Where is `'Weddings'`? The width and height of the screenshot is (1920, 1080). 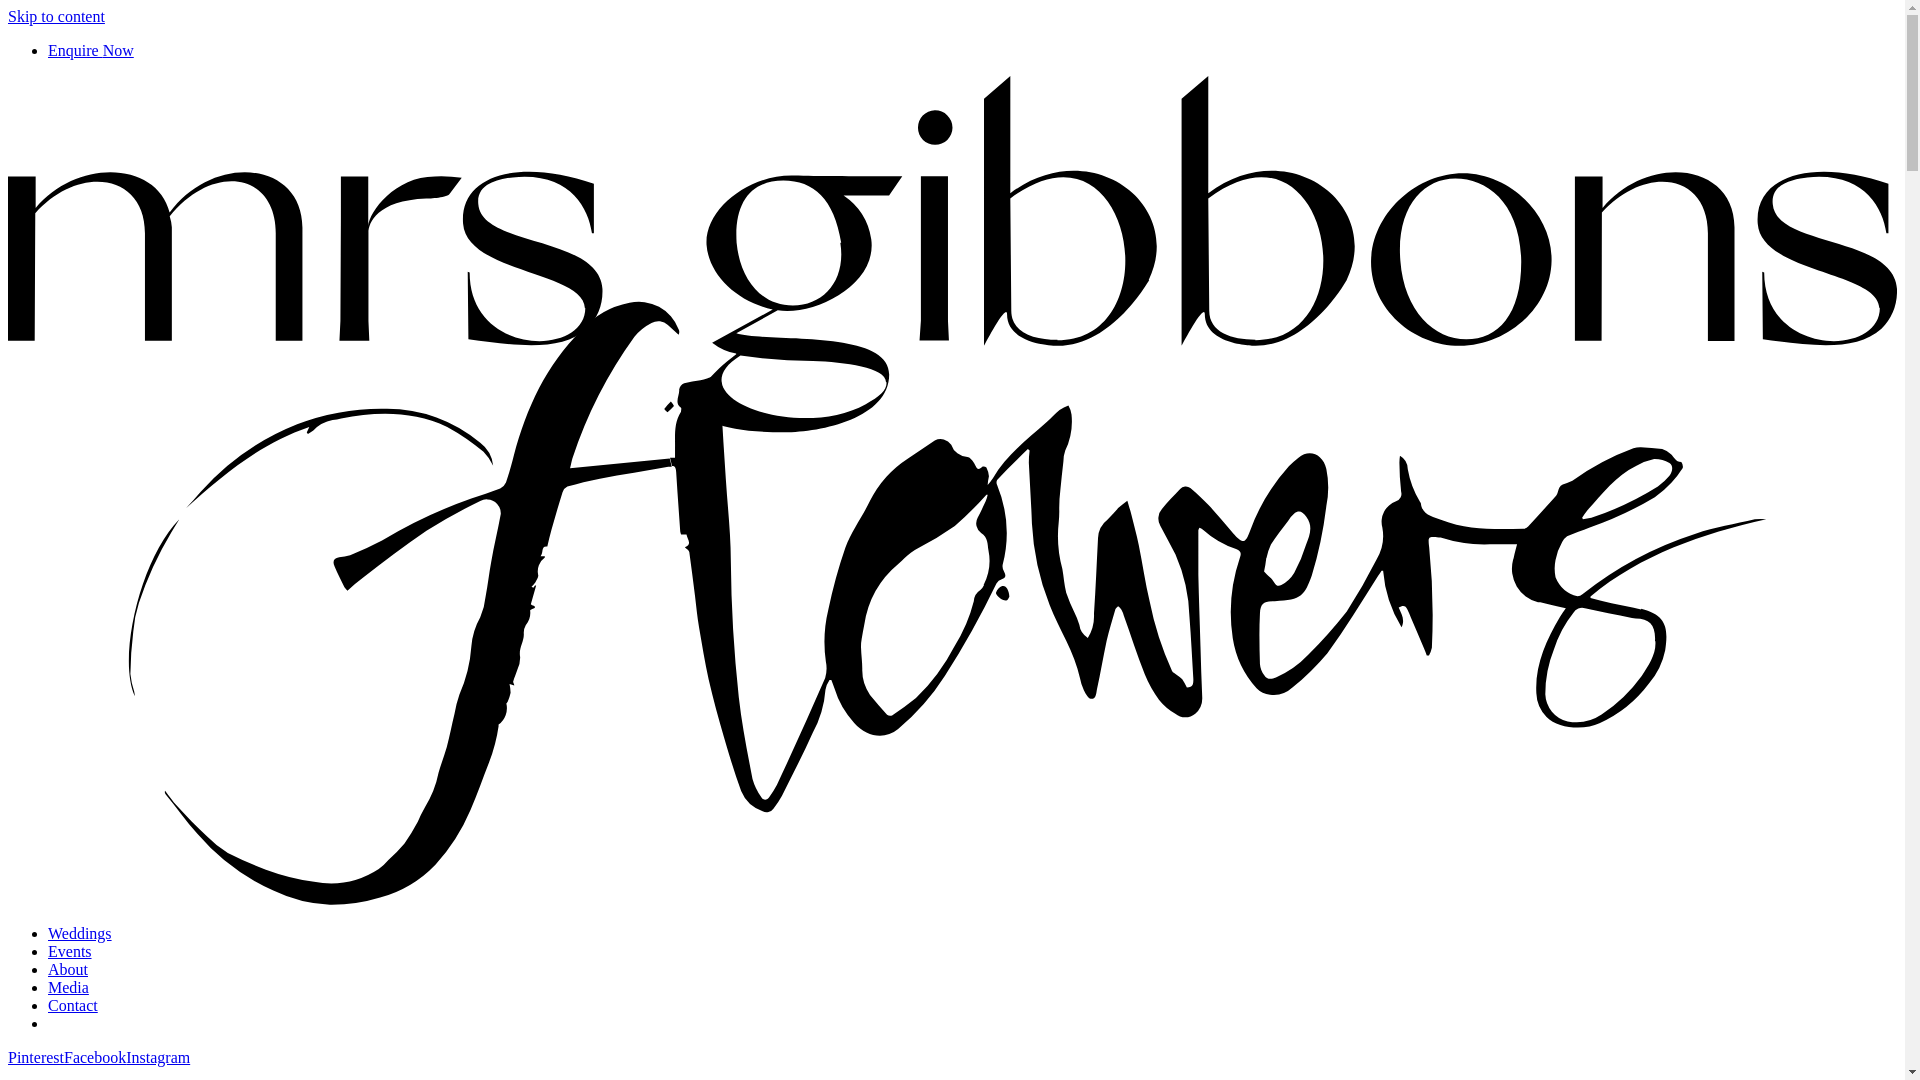
'Weddings' is located at coordinates (48, 933).